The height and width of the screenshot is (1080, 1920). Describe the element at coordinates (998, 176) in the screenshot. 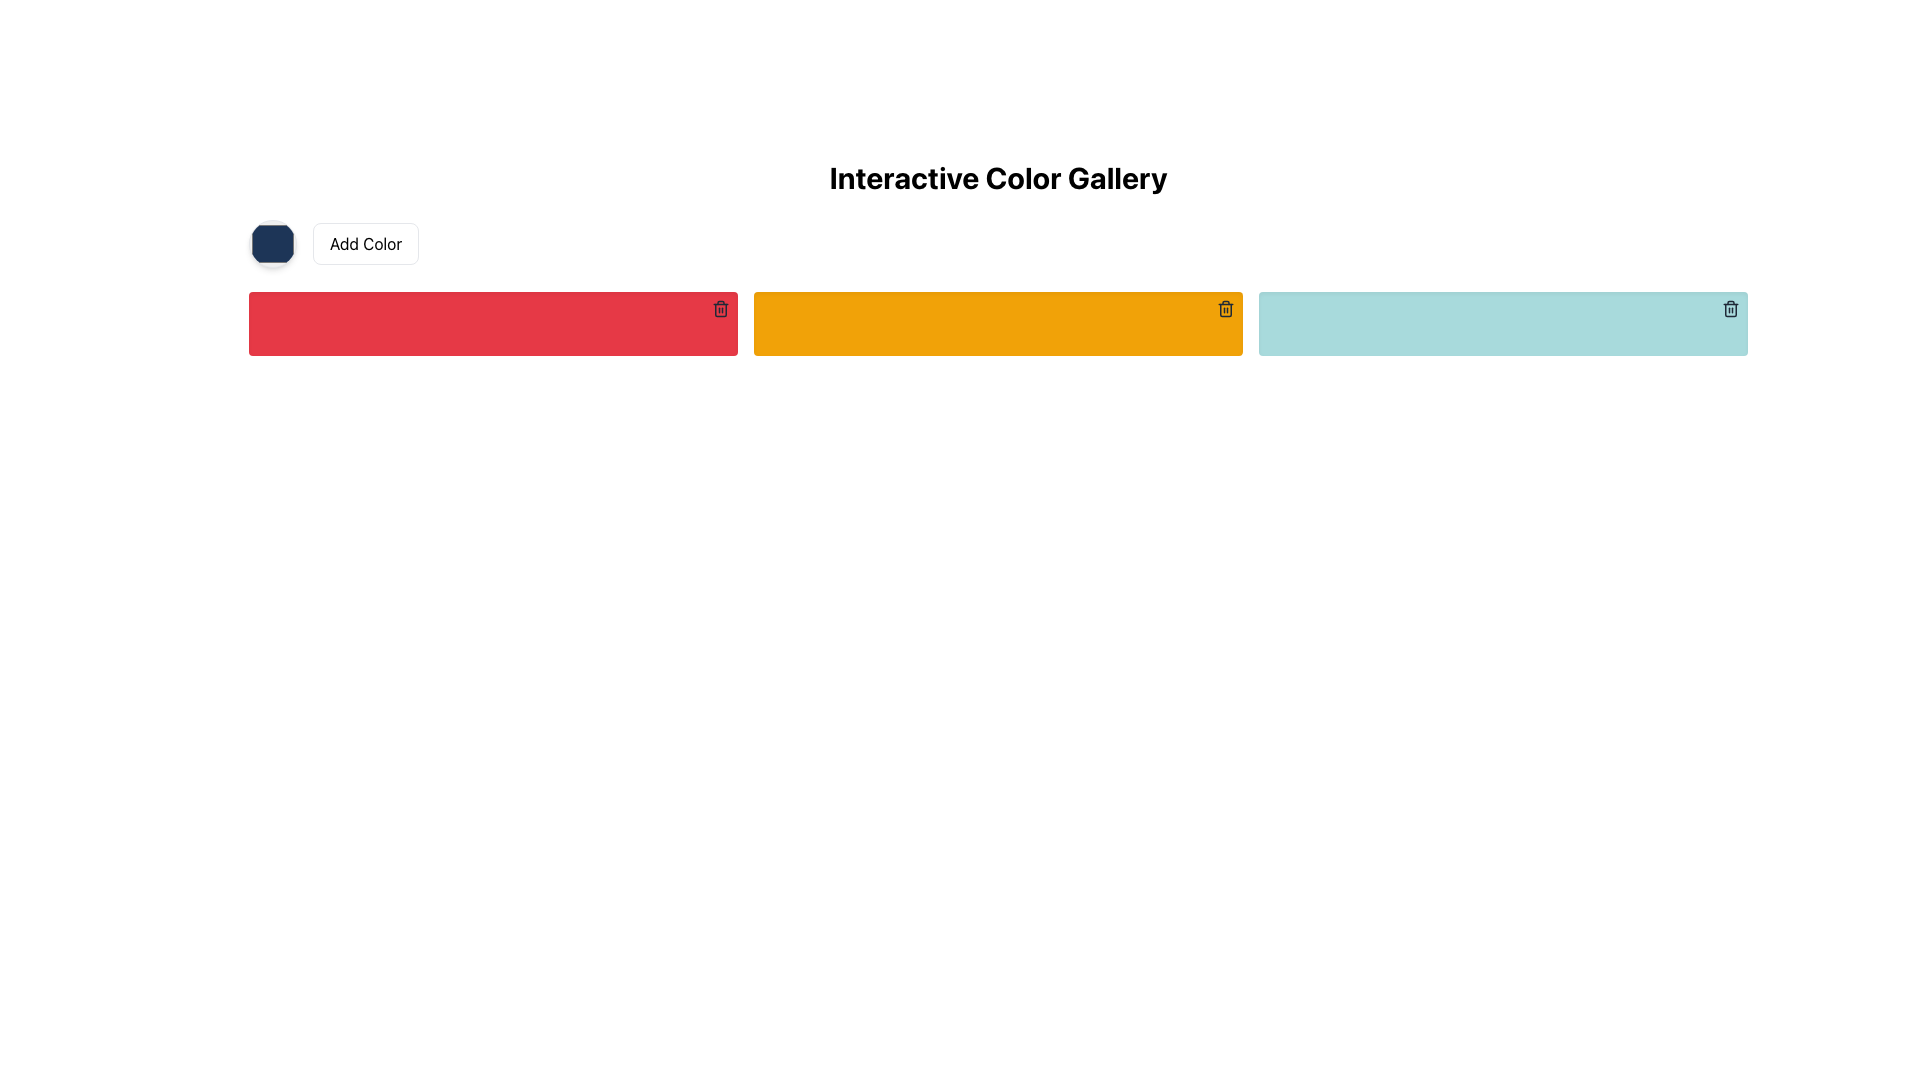

I see `the text element 'Interactive Color Gallery' displayed in bold at the top center of the interface, which is the title of the section` at that location.